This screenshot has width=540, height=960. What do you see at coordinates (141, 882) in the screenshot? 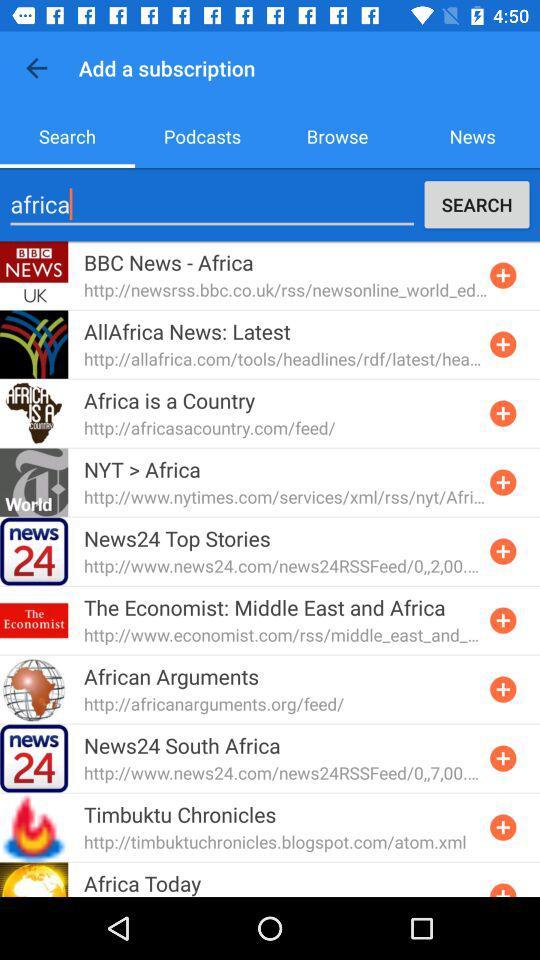
I see `the africa today item` at bounding box center [141, 882].